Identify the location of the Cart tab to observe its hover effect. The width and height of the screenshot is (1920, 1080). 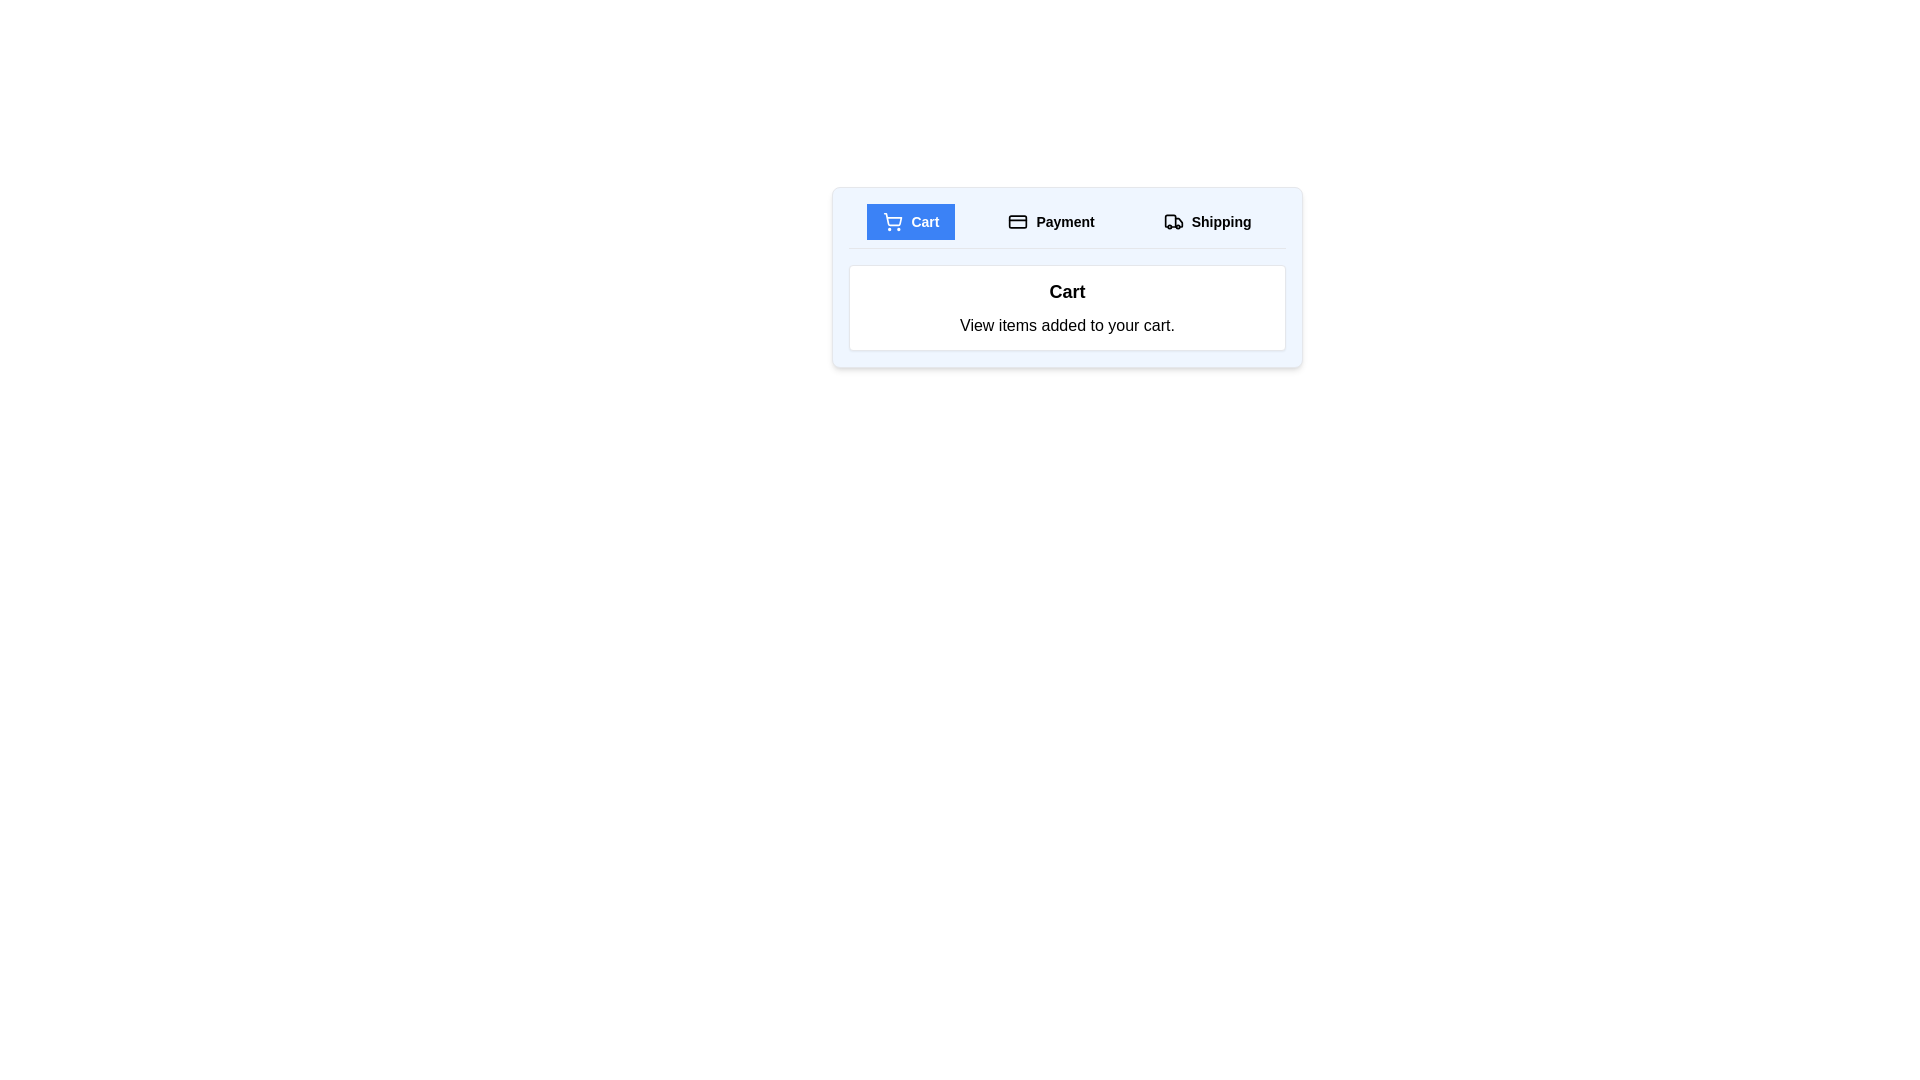
(910, 222).